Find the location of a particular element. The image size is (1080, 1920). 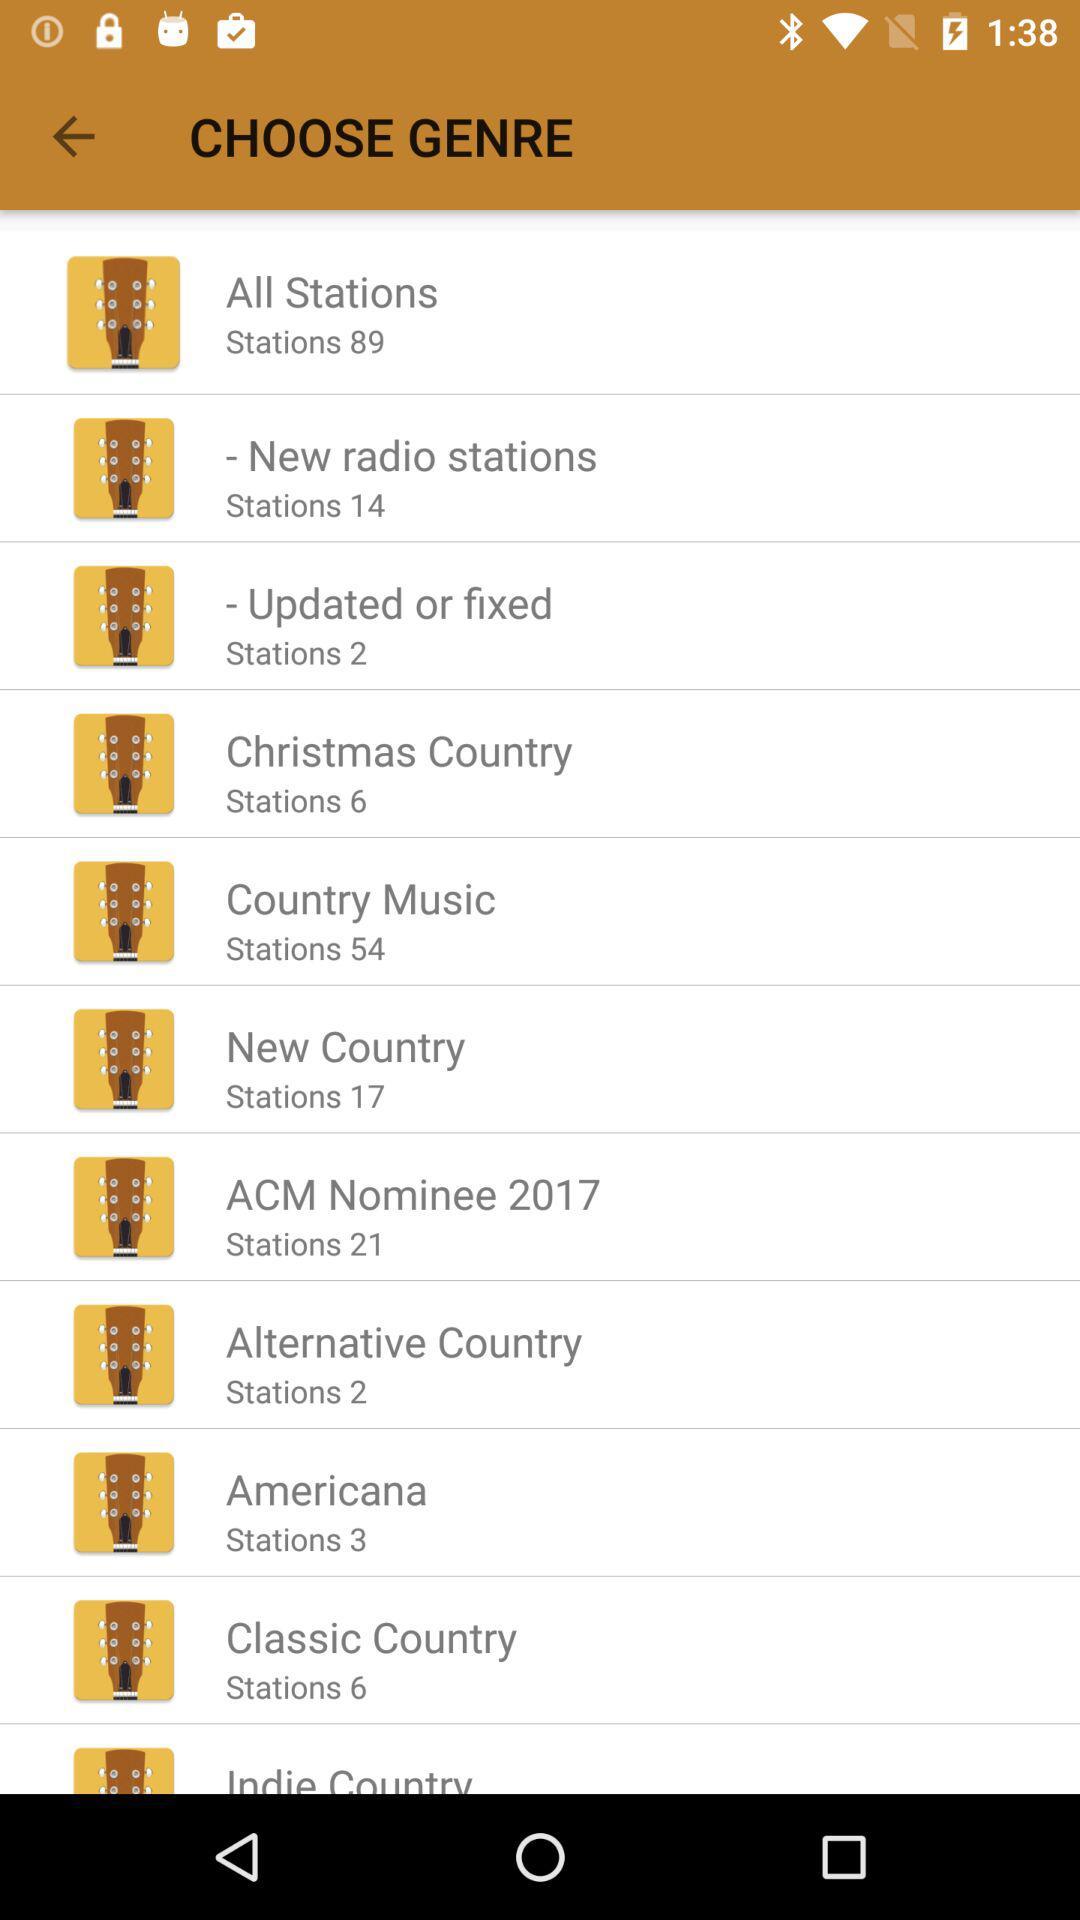

the app above stations 2 icon is located at coordinates (389, 601).